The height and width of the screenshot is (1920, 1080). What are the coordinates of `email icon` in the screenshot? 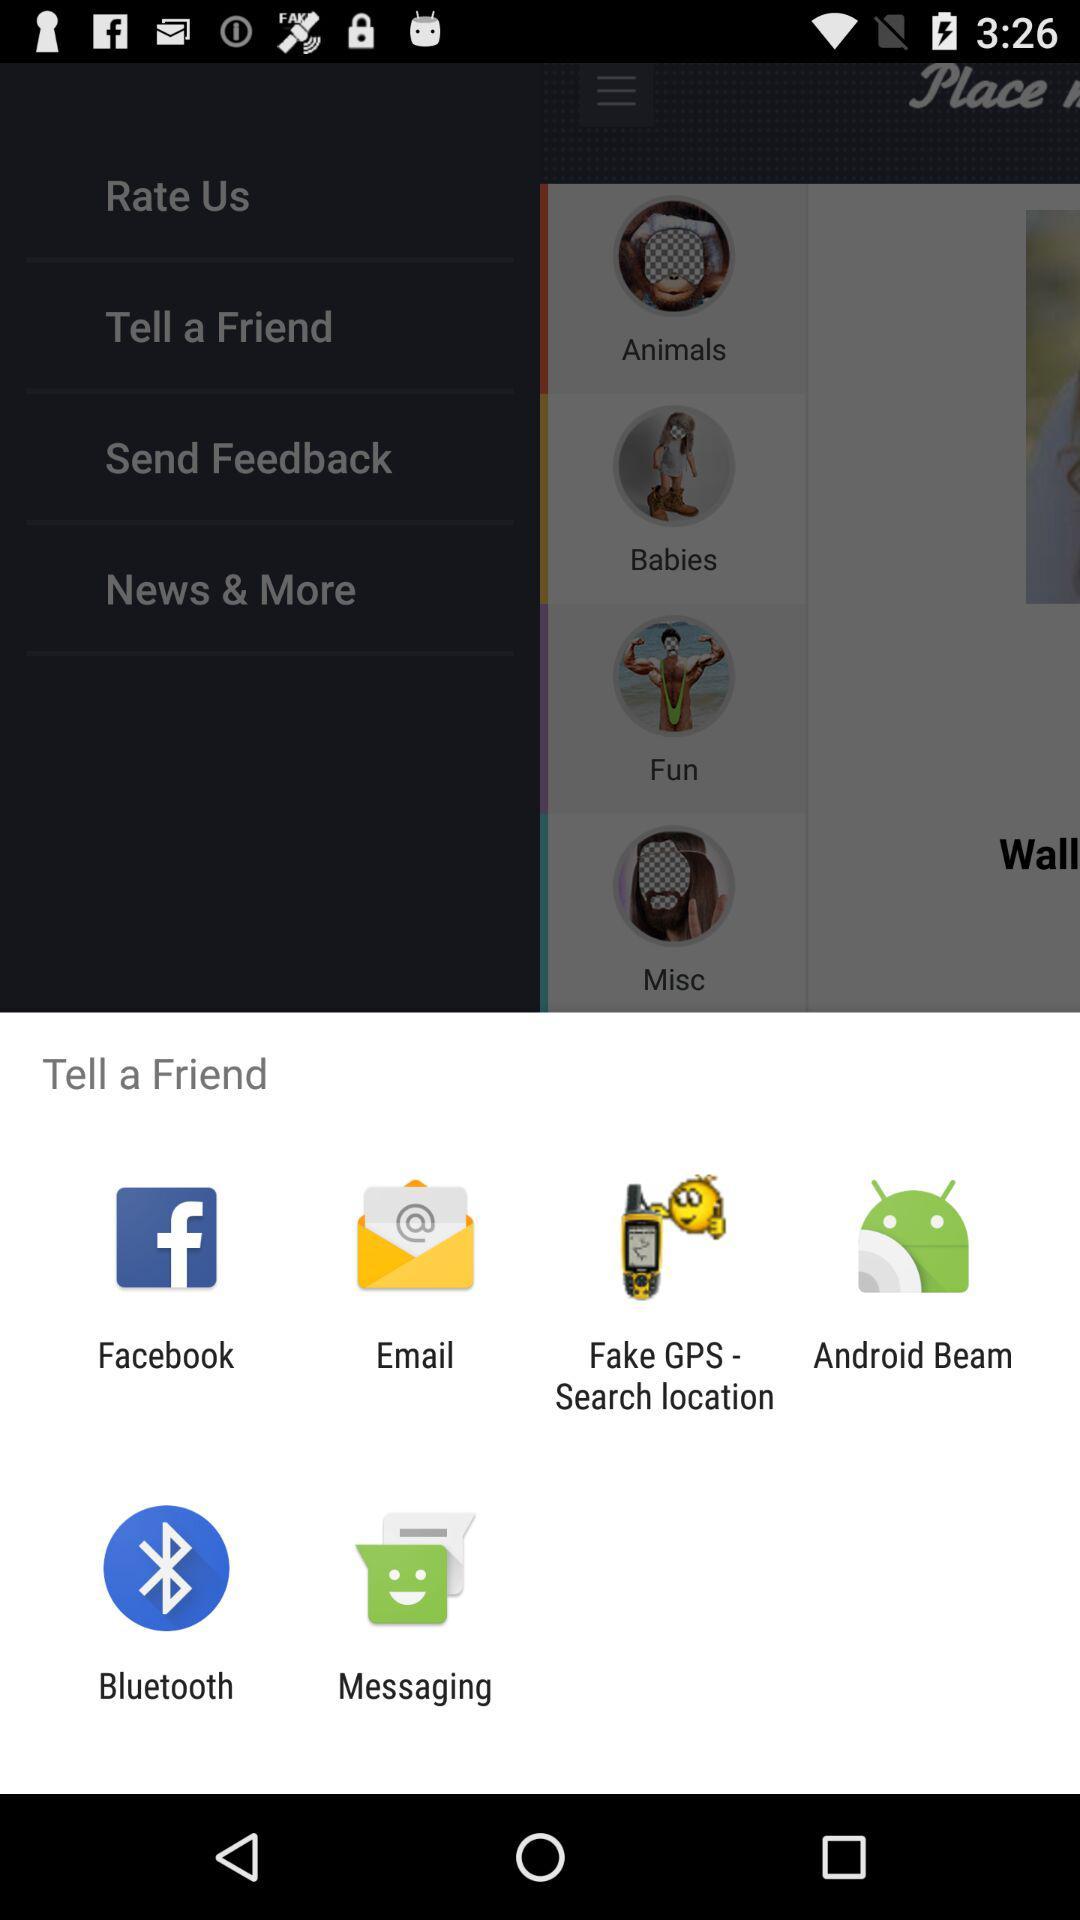 It's located at (414, 1374).